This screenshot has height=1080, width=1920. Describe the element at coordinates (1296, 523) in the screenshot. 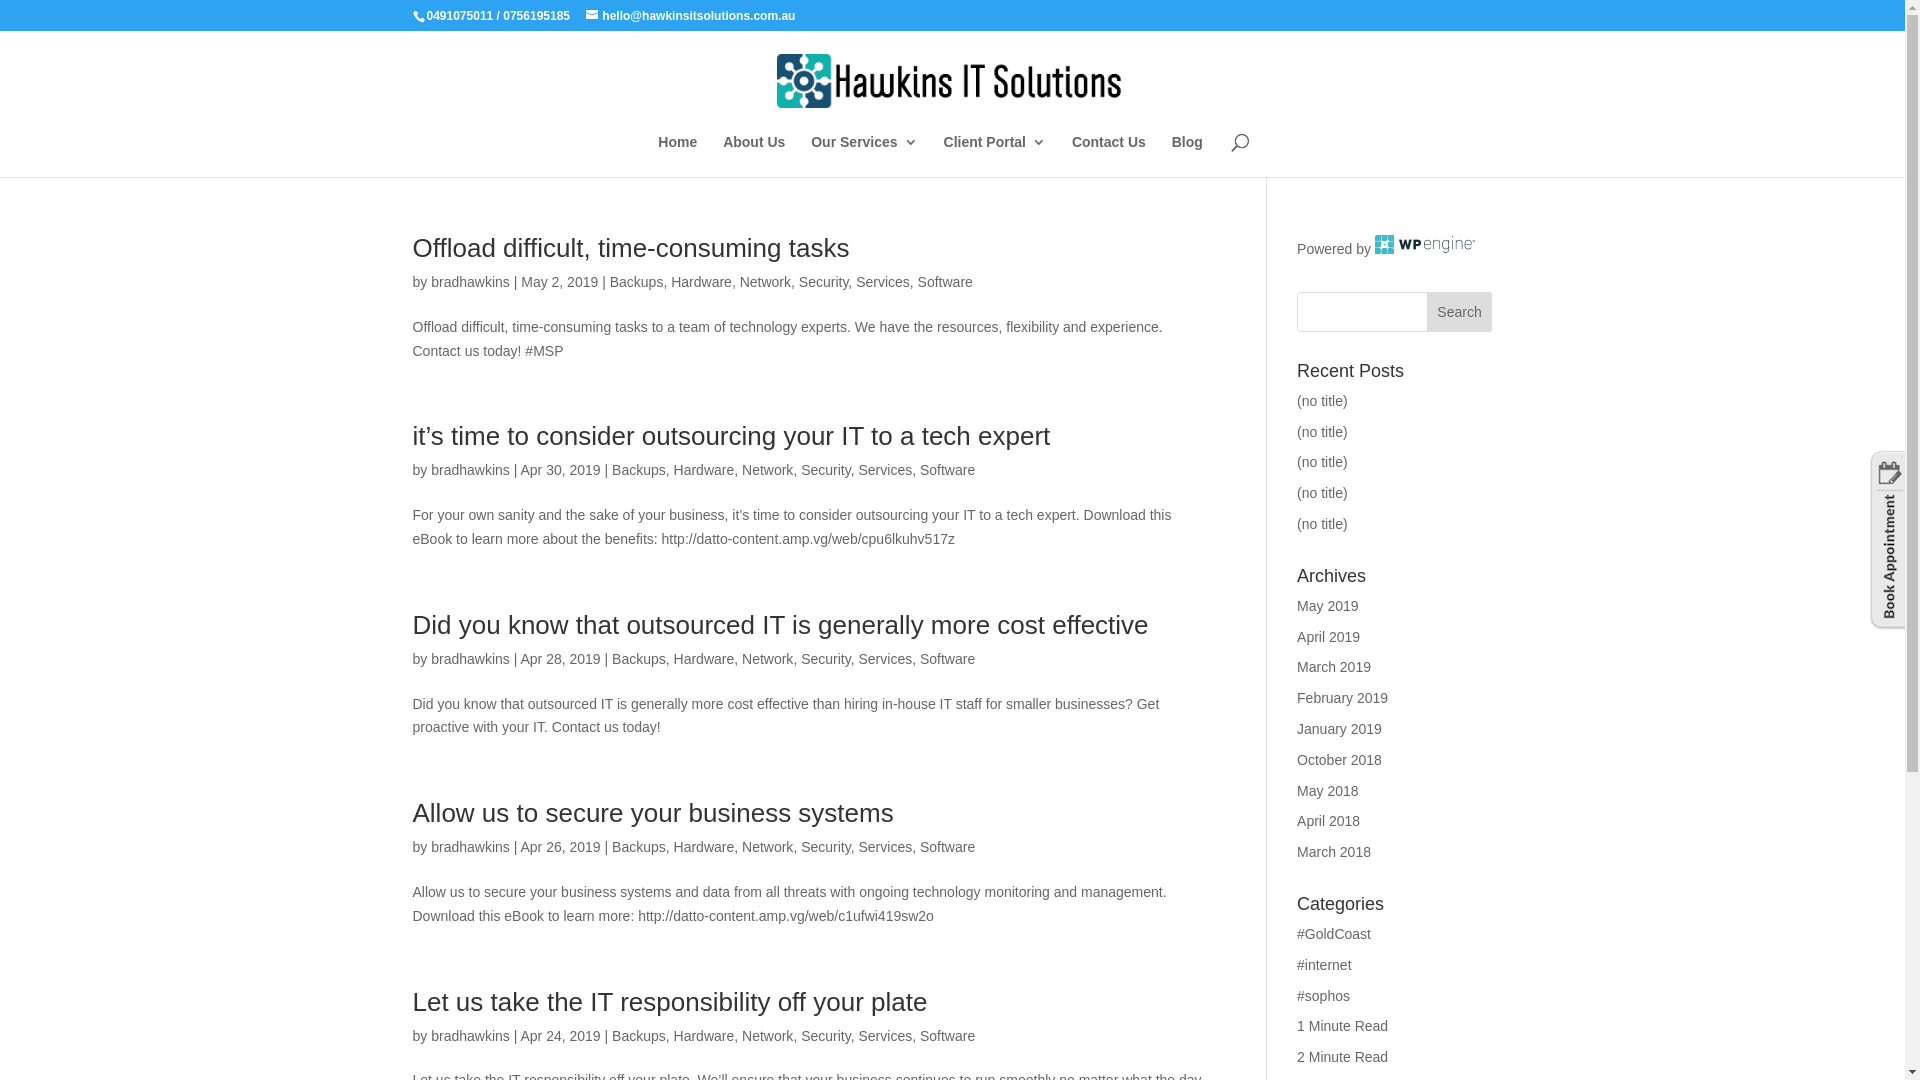

I see `'(no title)'` at that location.